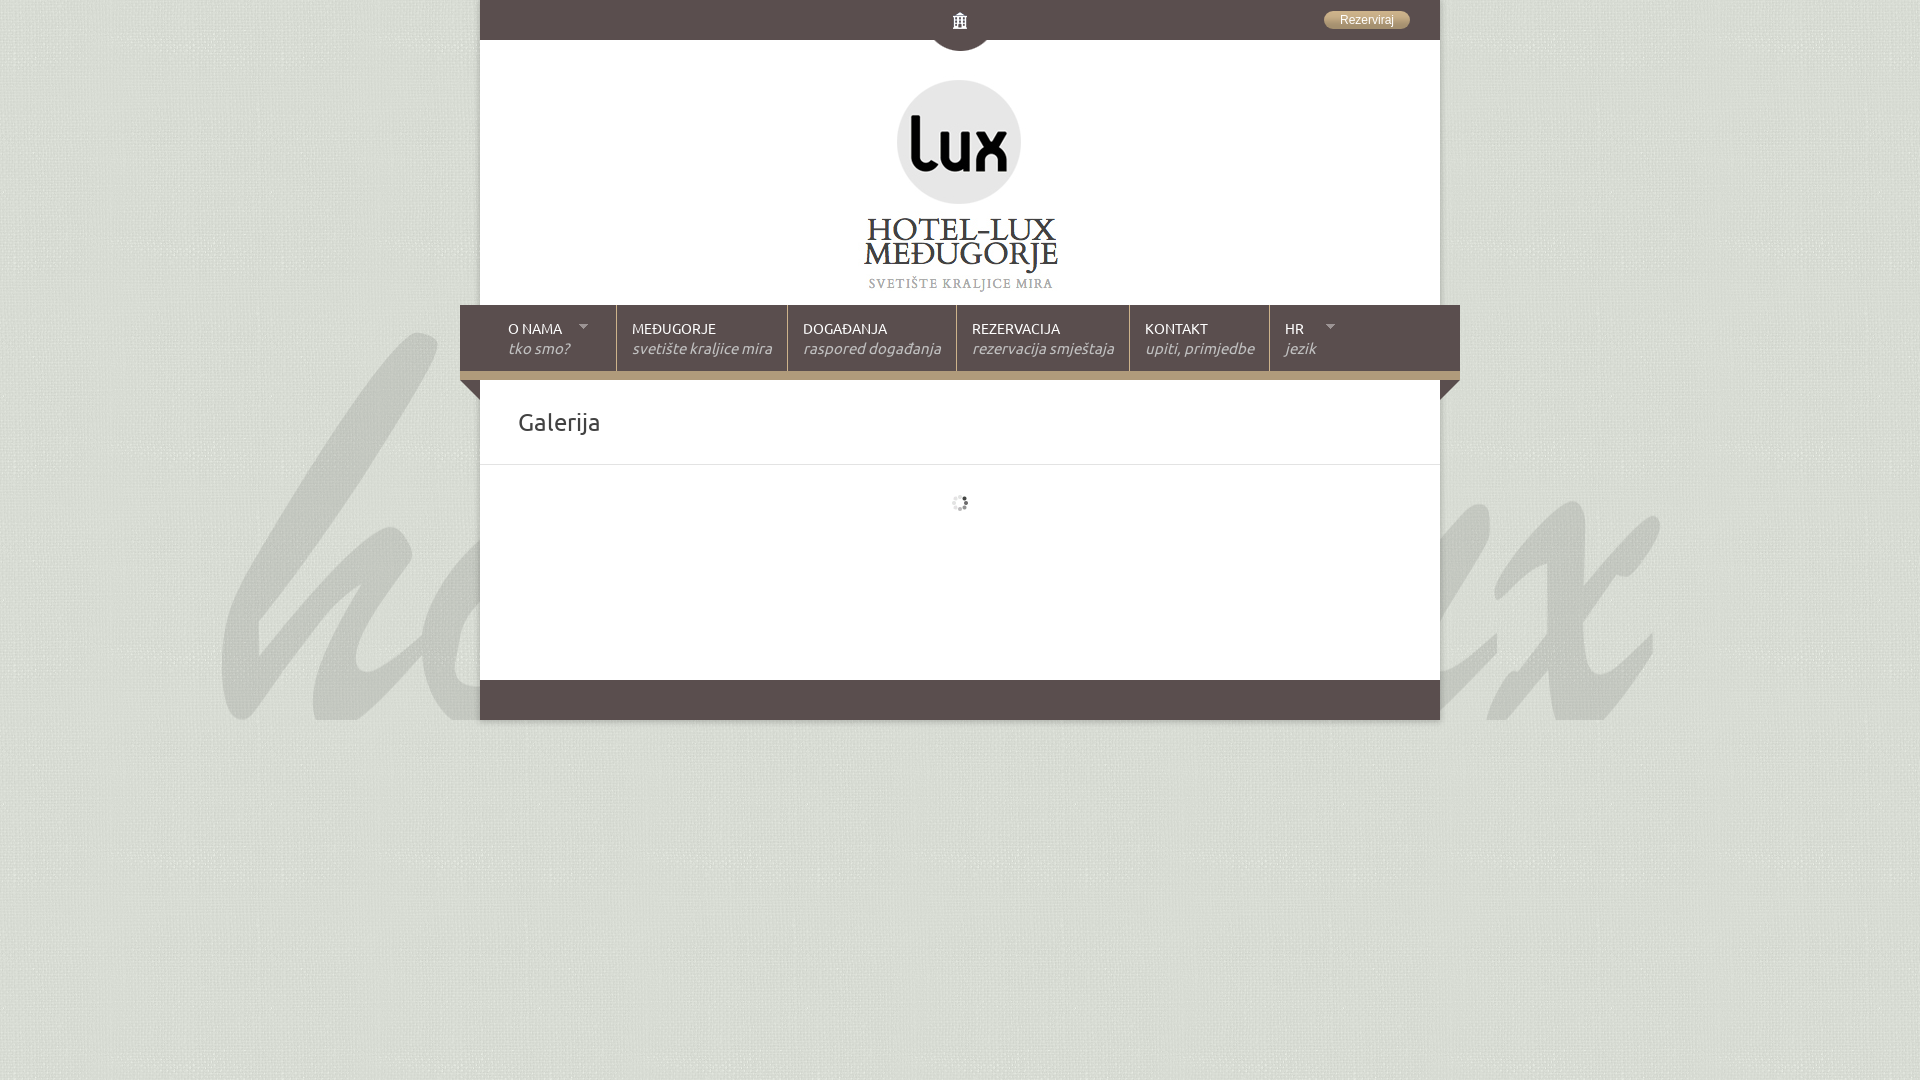  What do you see at coordinates (999, 538) in the screenshot?
I see `'DSC-94'` at bounding box center [999, 538].